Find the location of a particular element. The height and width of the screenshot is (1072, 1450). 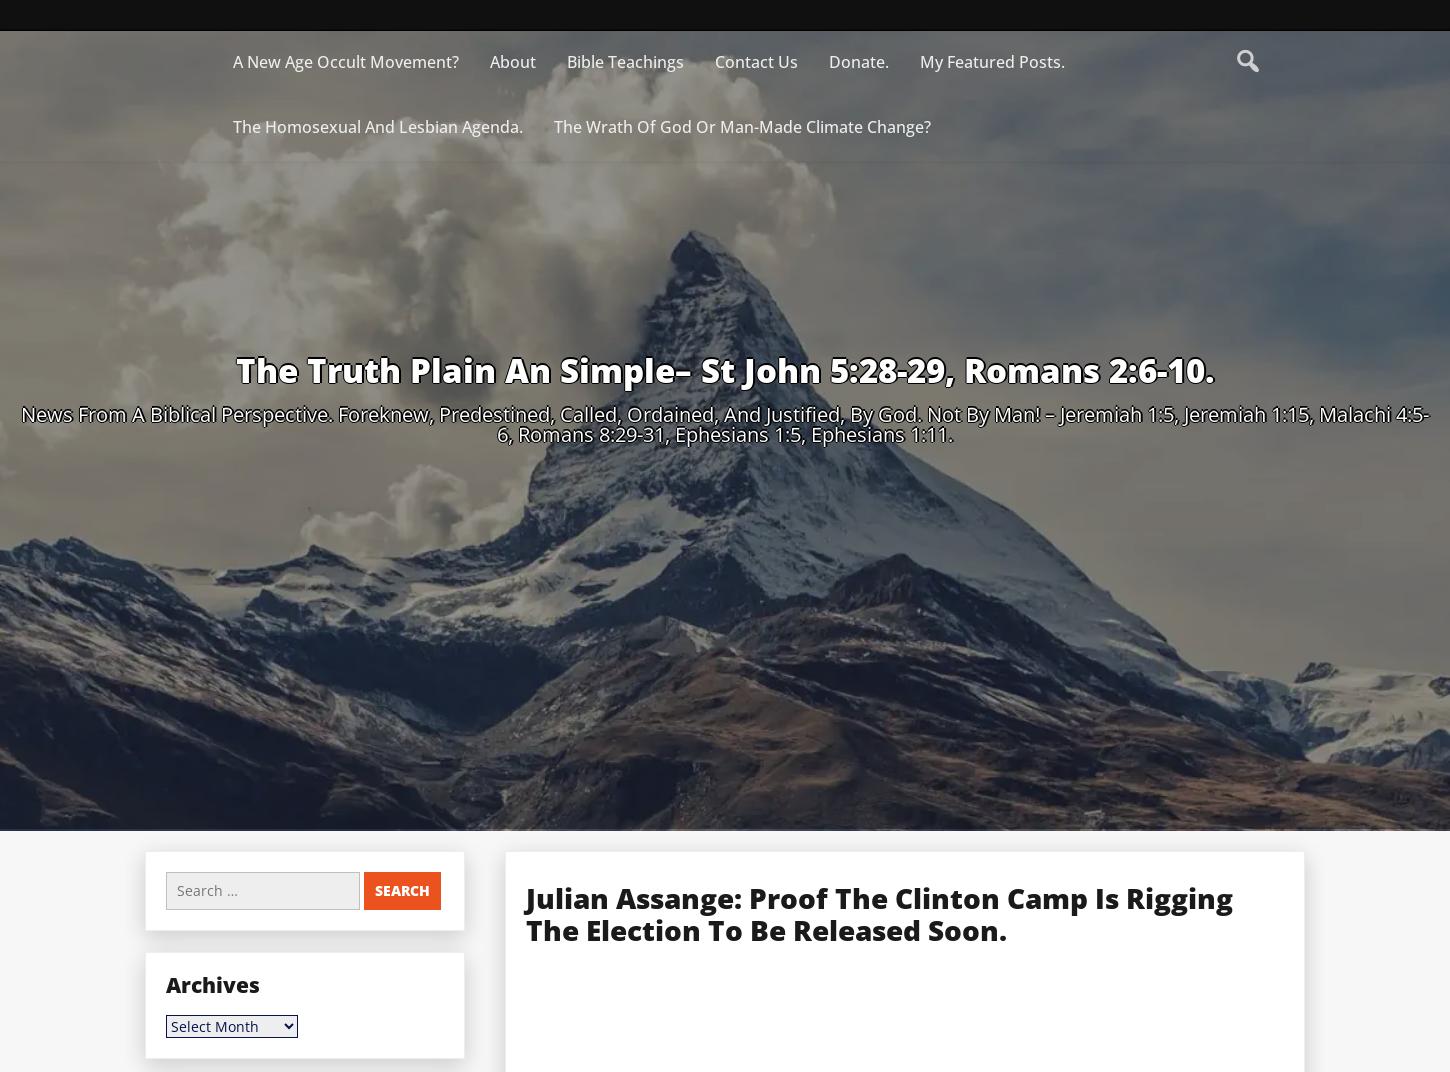

'Contact Us' is located at coordinates (755, 60).